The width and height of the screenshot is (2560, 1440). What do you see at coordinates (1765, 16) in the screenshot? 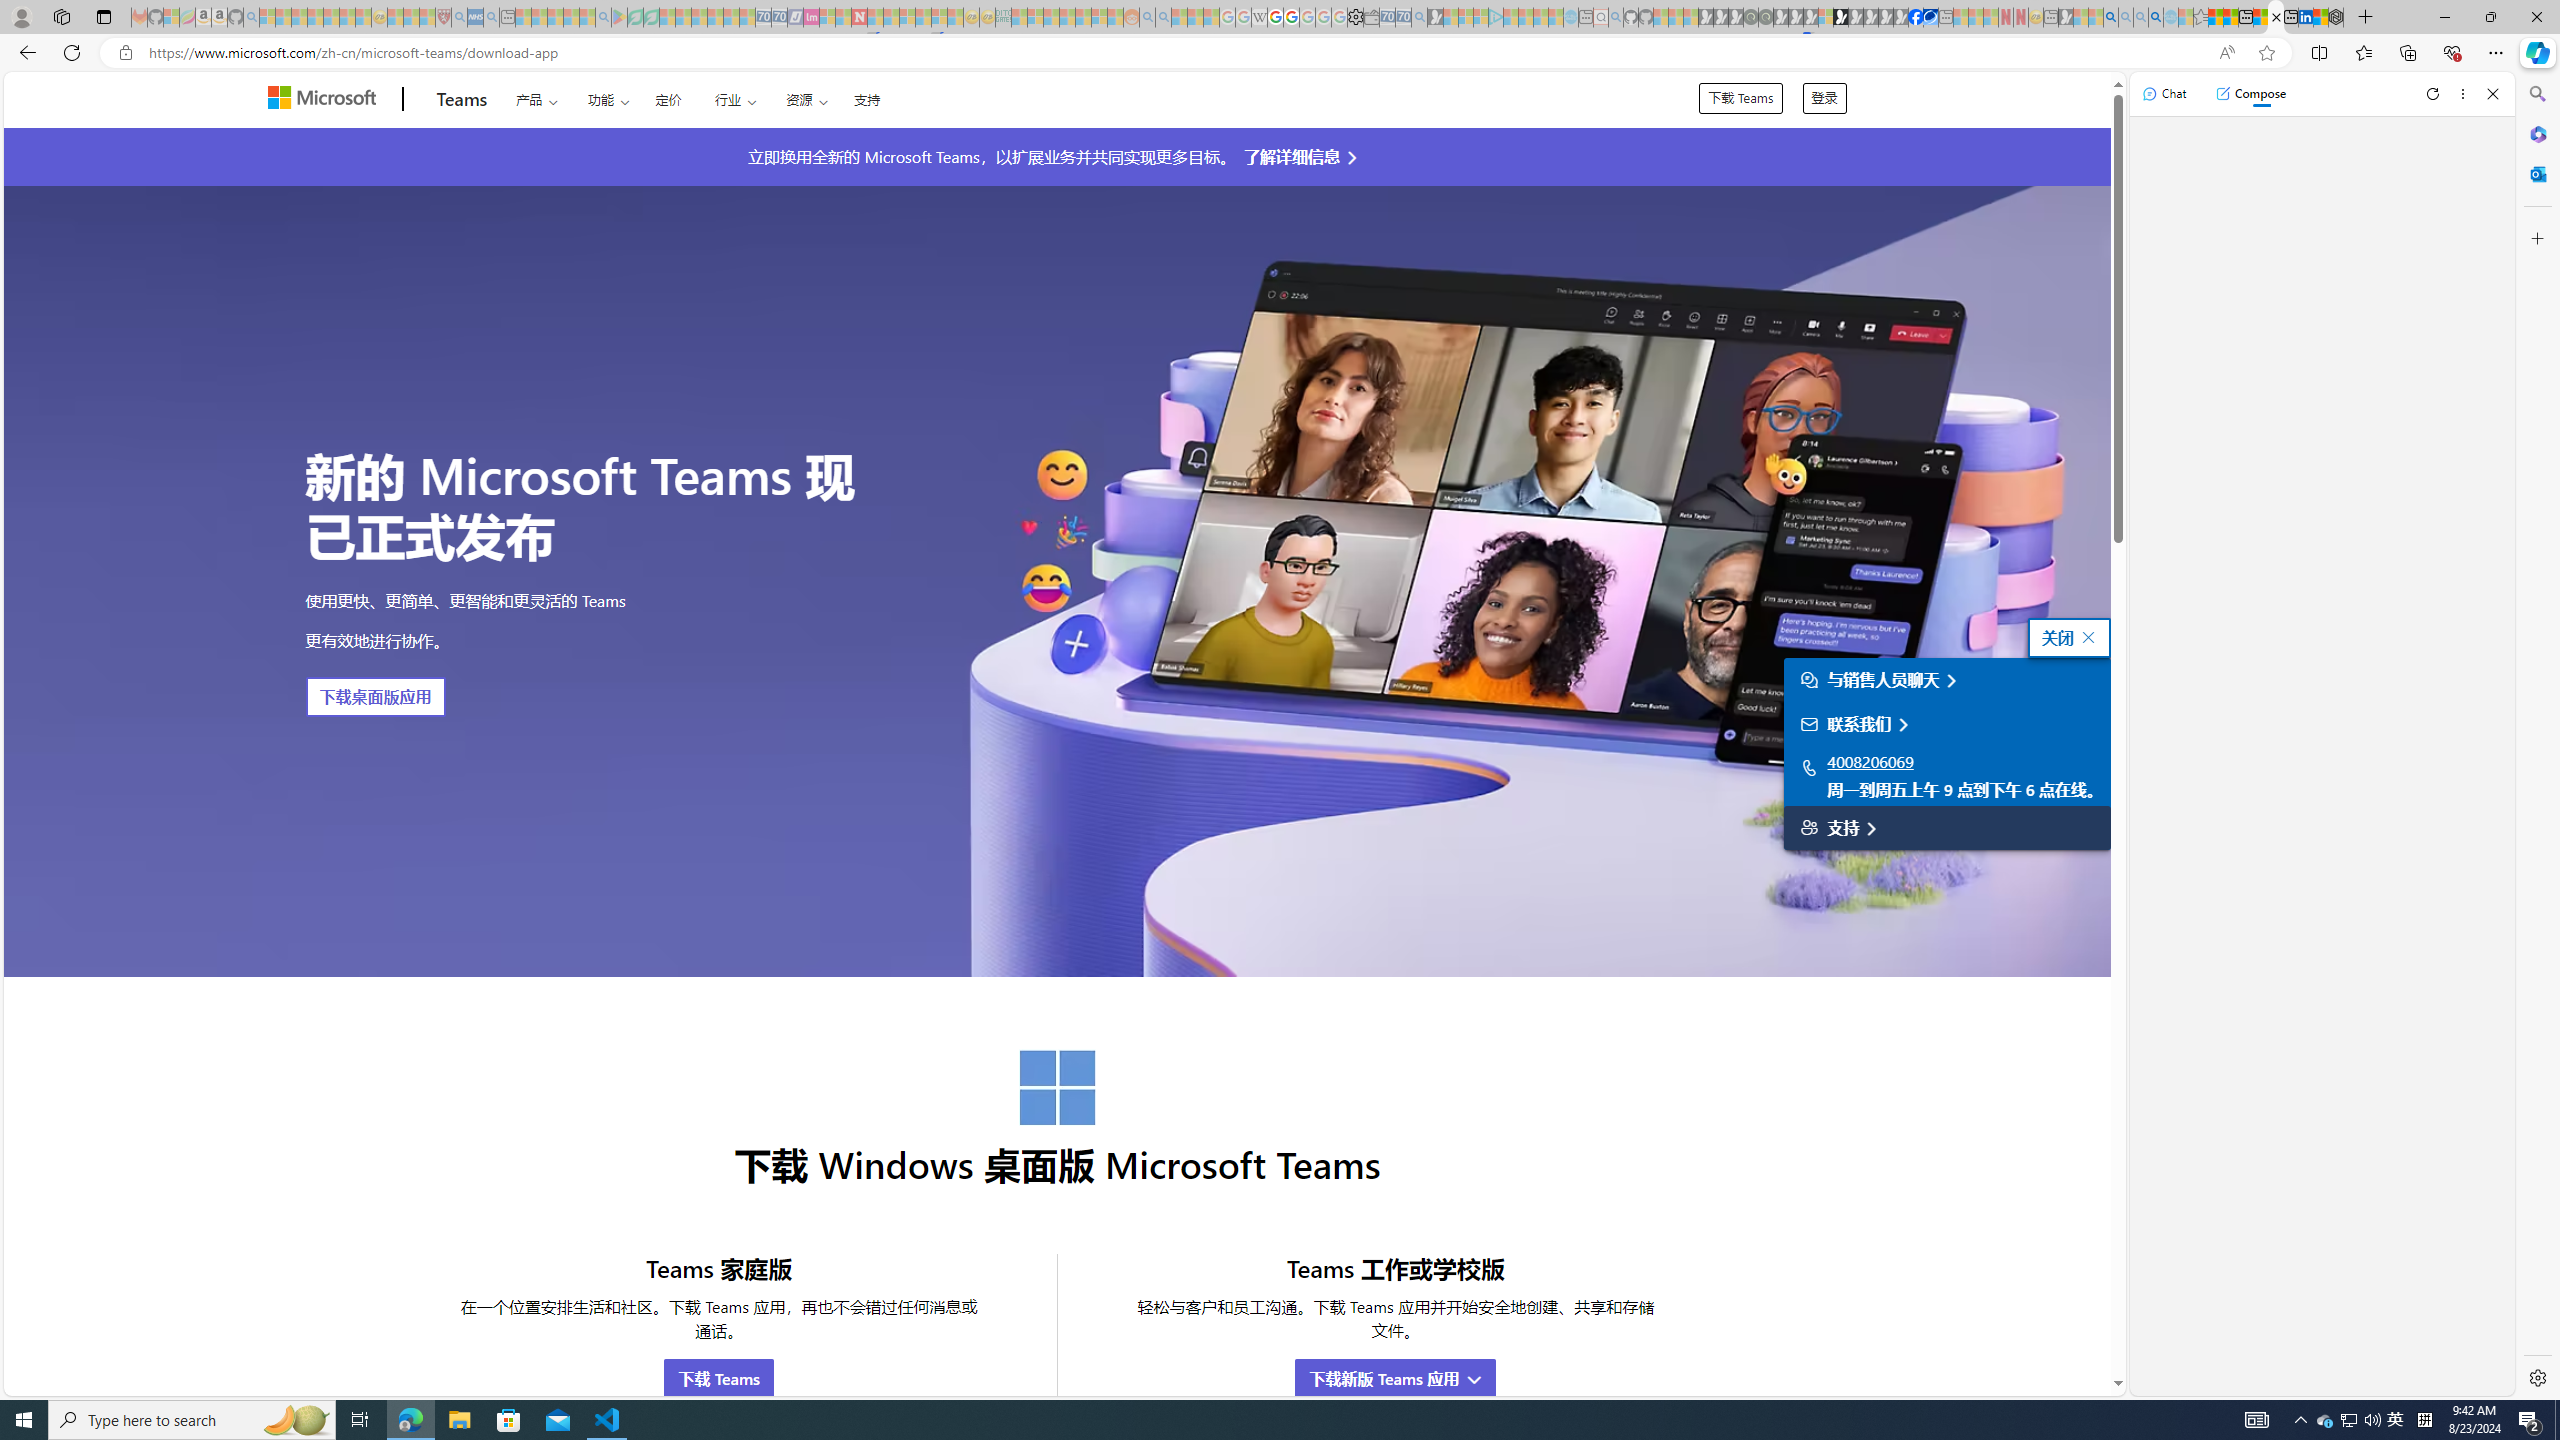
I see `'Future Focus Report 2024 - Sleeping'` at bounding box center [1765, 16].